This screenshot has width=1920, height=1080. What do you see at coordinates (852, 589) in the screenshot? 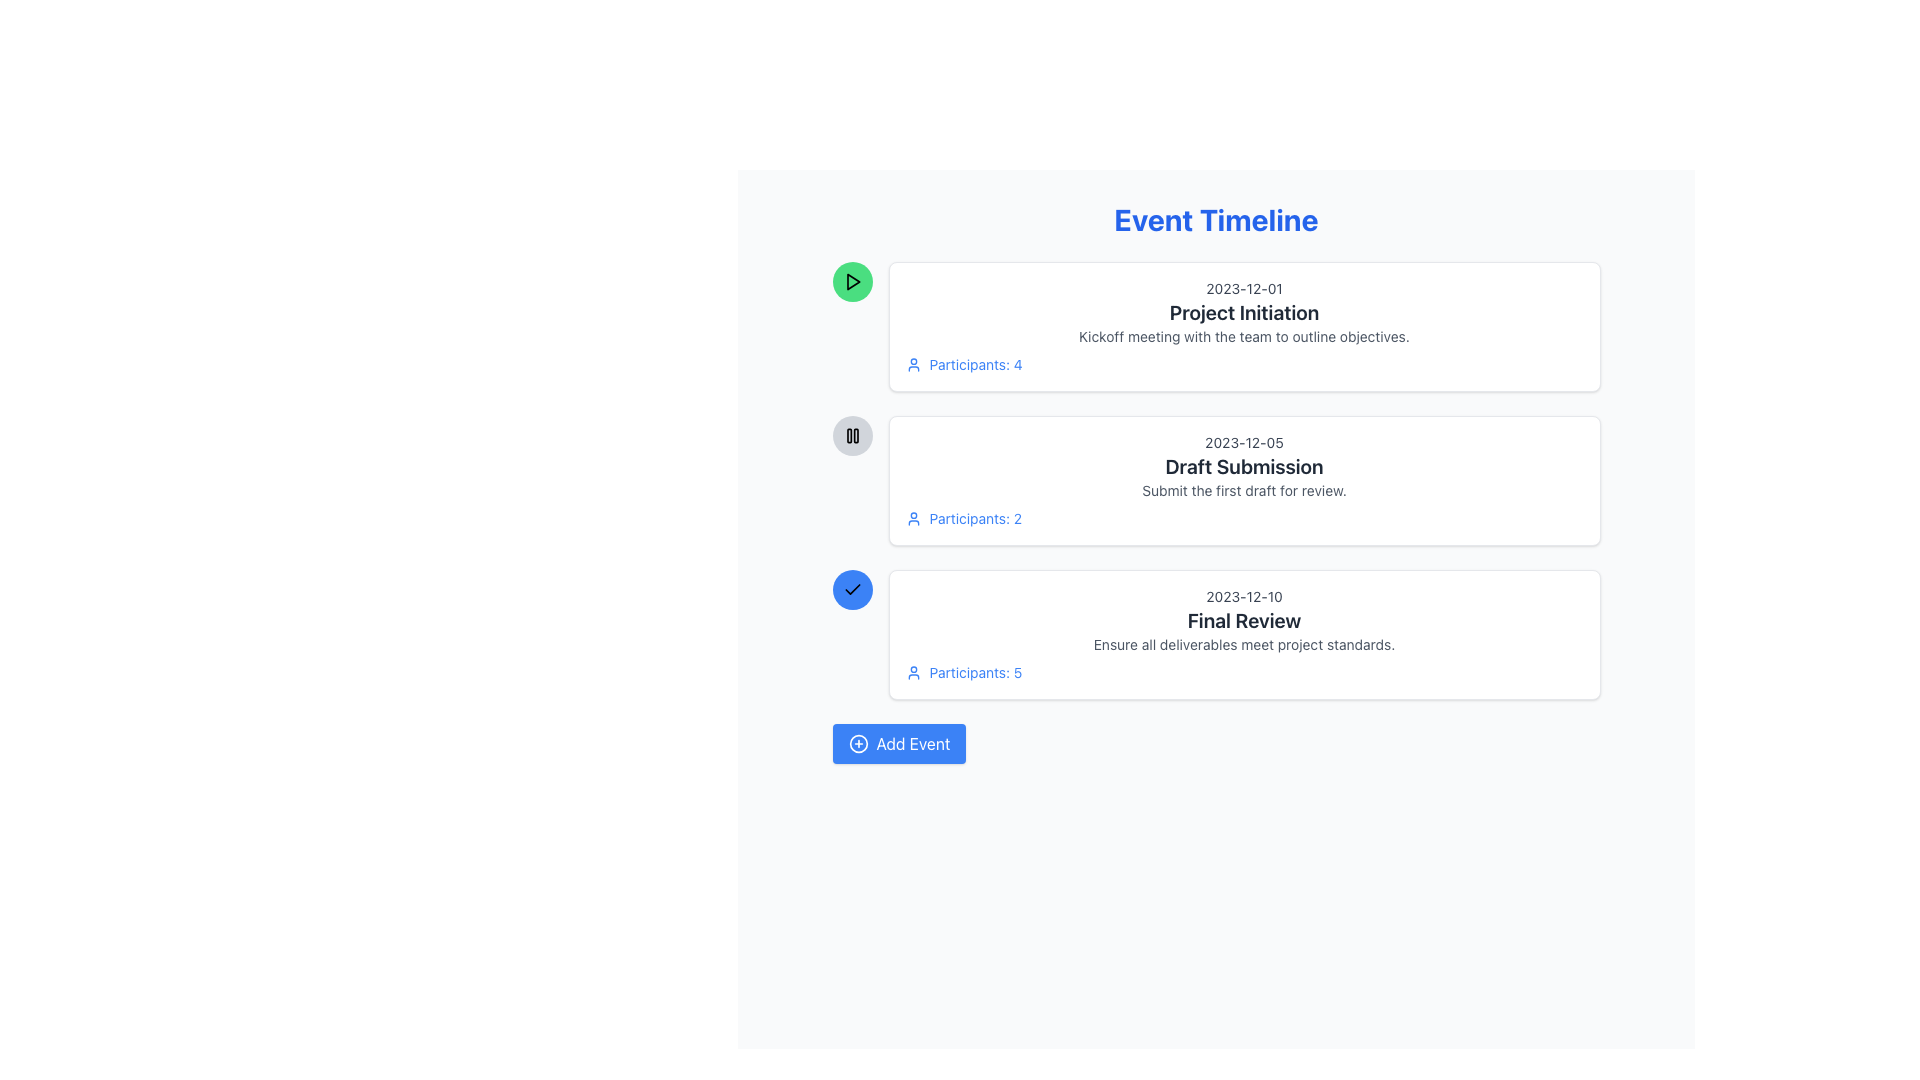
I see `the checkmark icon with a black stroke positioned centrally within a blue circular background at the bottom-most blue circle of the vertical timeline interface, adjacent to the 'Final Review' section` at bounding box center [852, 589].